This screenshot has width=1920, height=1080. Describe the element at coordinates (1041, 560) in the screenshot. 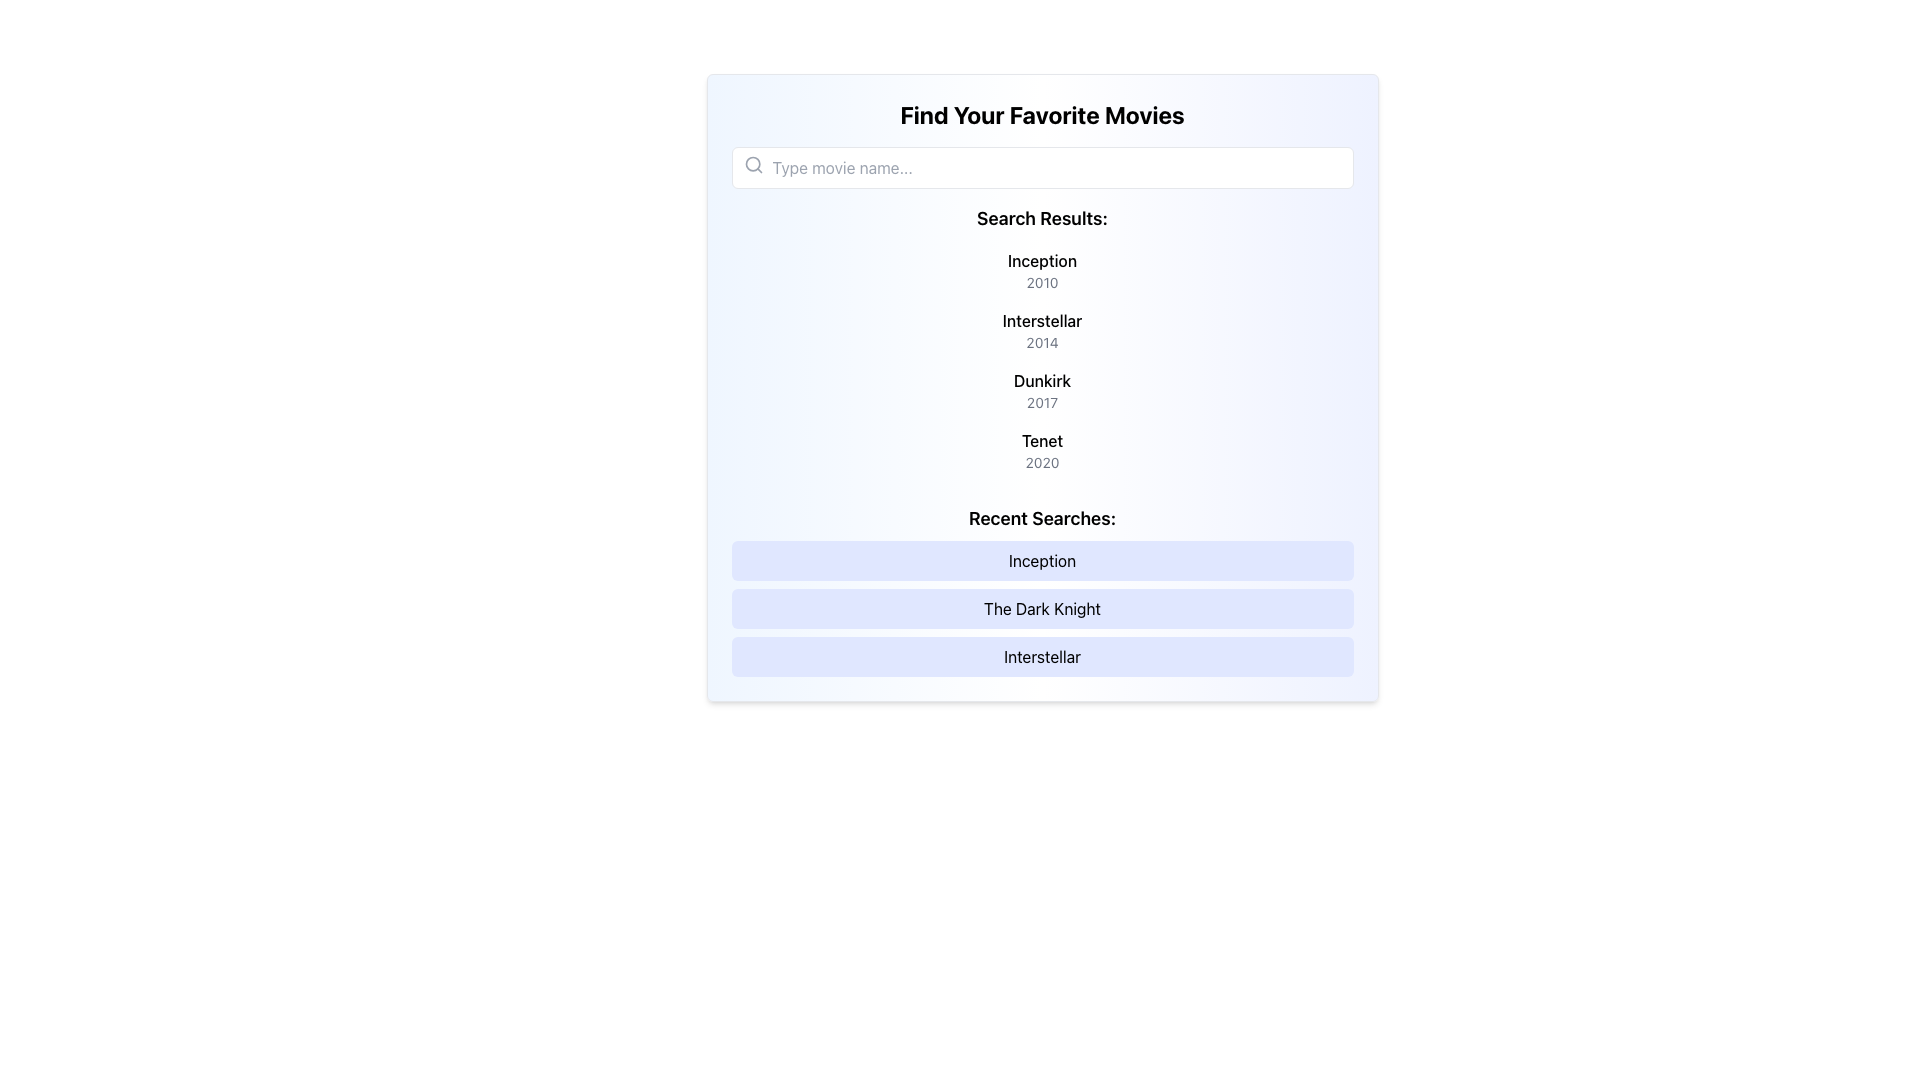

I see `the first item in the vertical list of recent search terms under the 'Recent Searches' label` at that location.